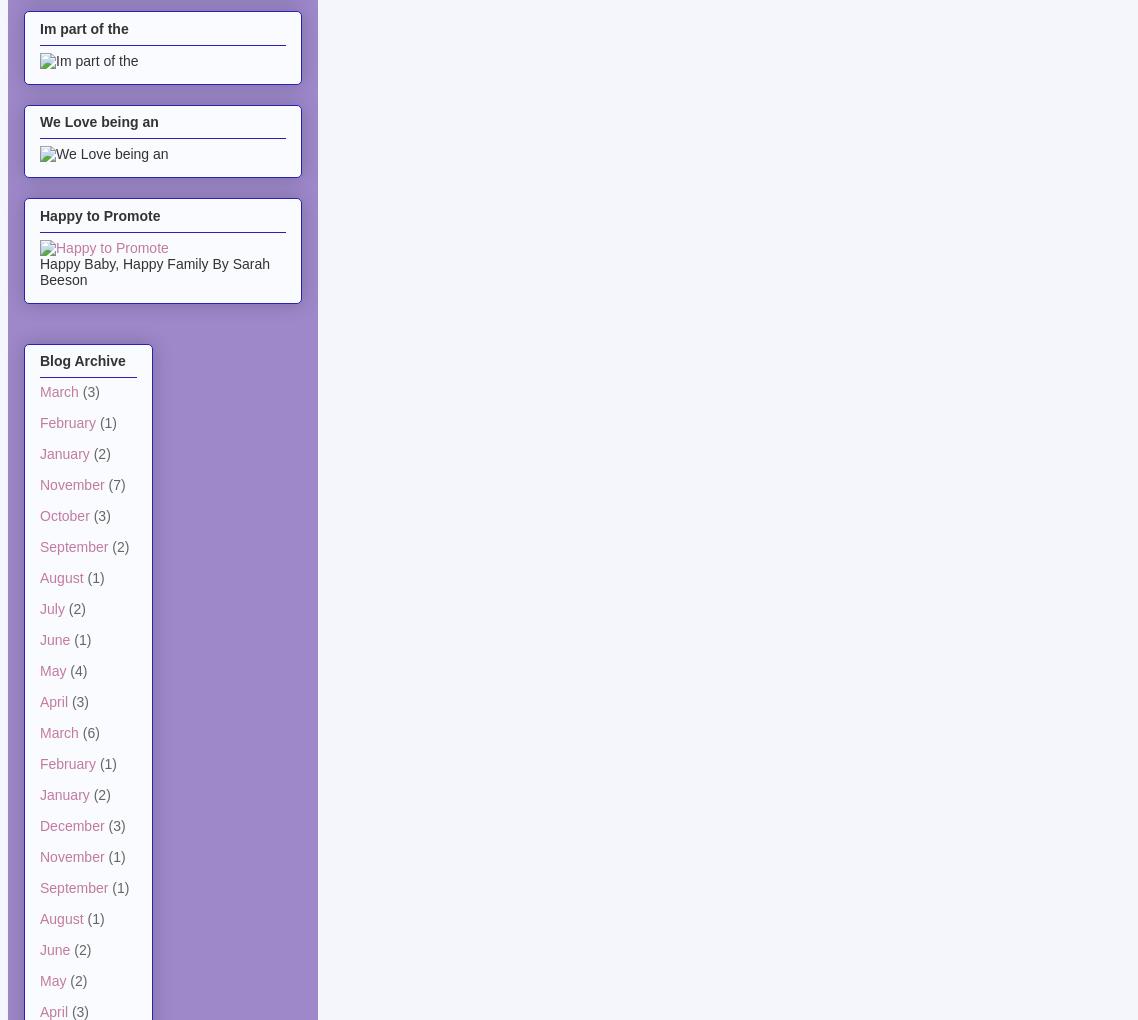 The height and width of the screenshot is (1020, 1138). Describe the element at coordinates (75, 670) in the screenshot. I see `'(4)'` at that location.